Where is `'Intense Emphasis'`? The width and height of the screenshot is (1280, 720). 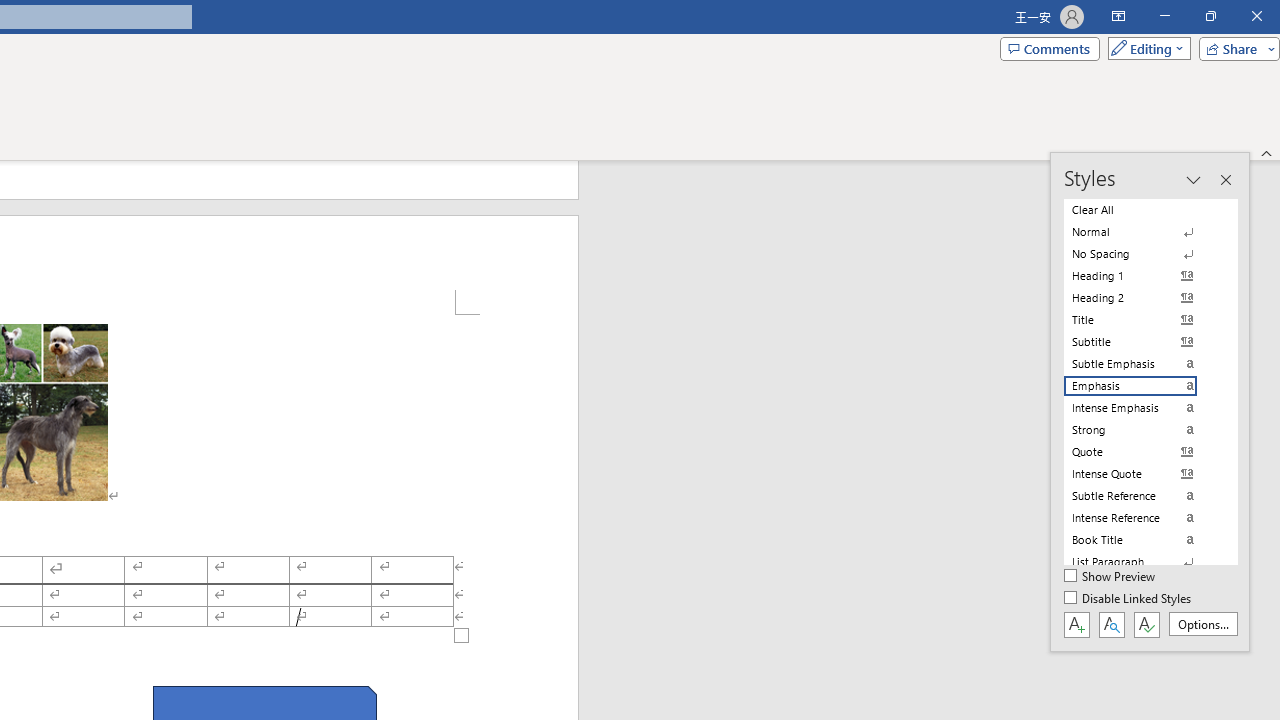 'Intense Emphasis' is located at coordinates (1142, 406).